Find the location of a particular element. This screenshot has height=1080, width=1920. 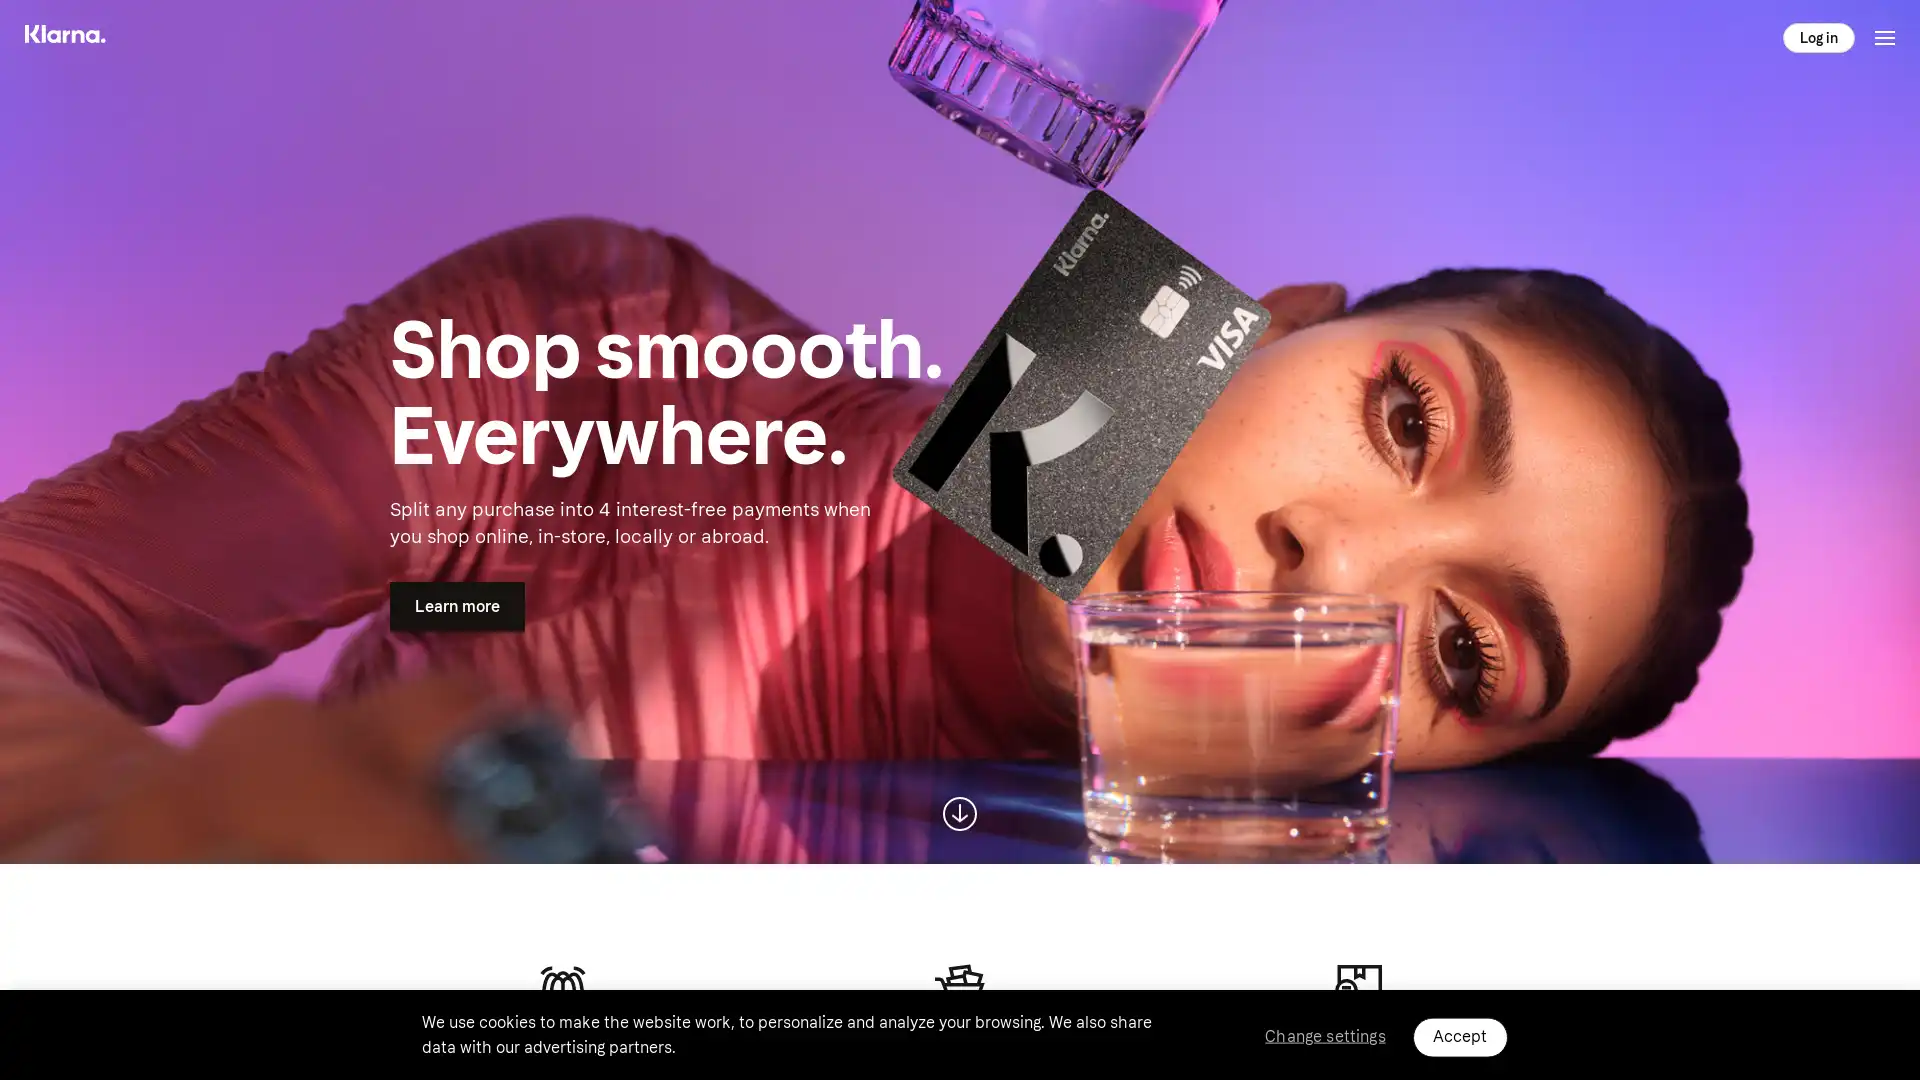

Main menu is located at coordinates (81, 37).